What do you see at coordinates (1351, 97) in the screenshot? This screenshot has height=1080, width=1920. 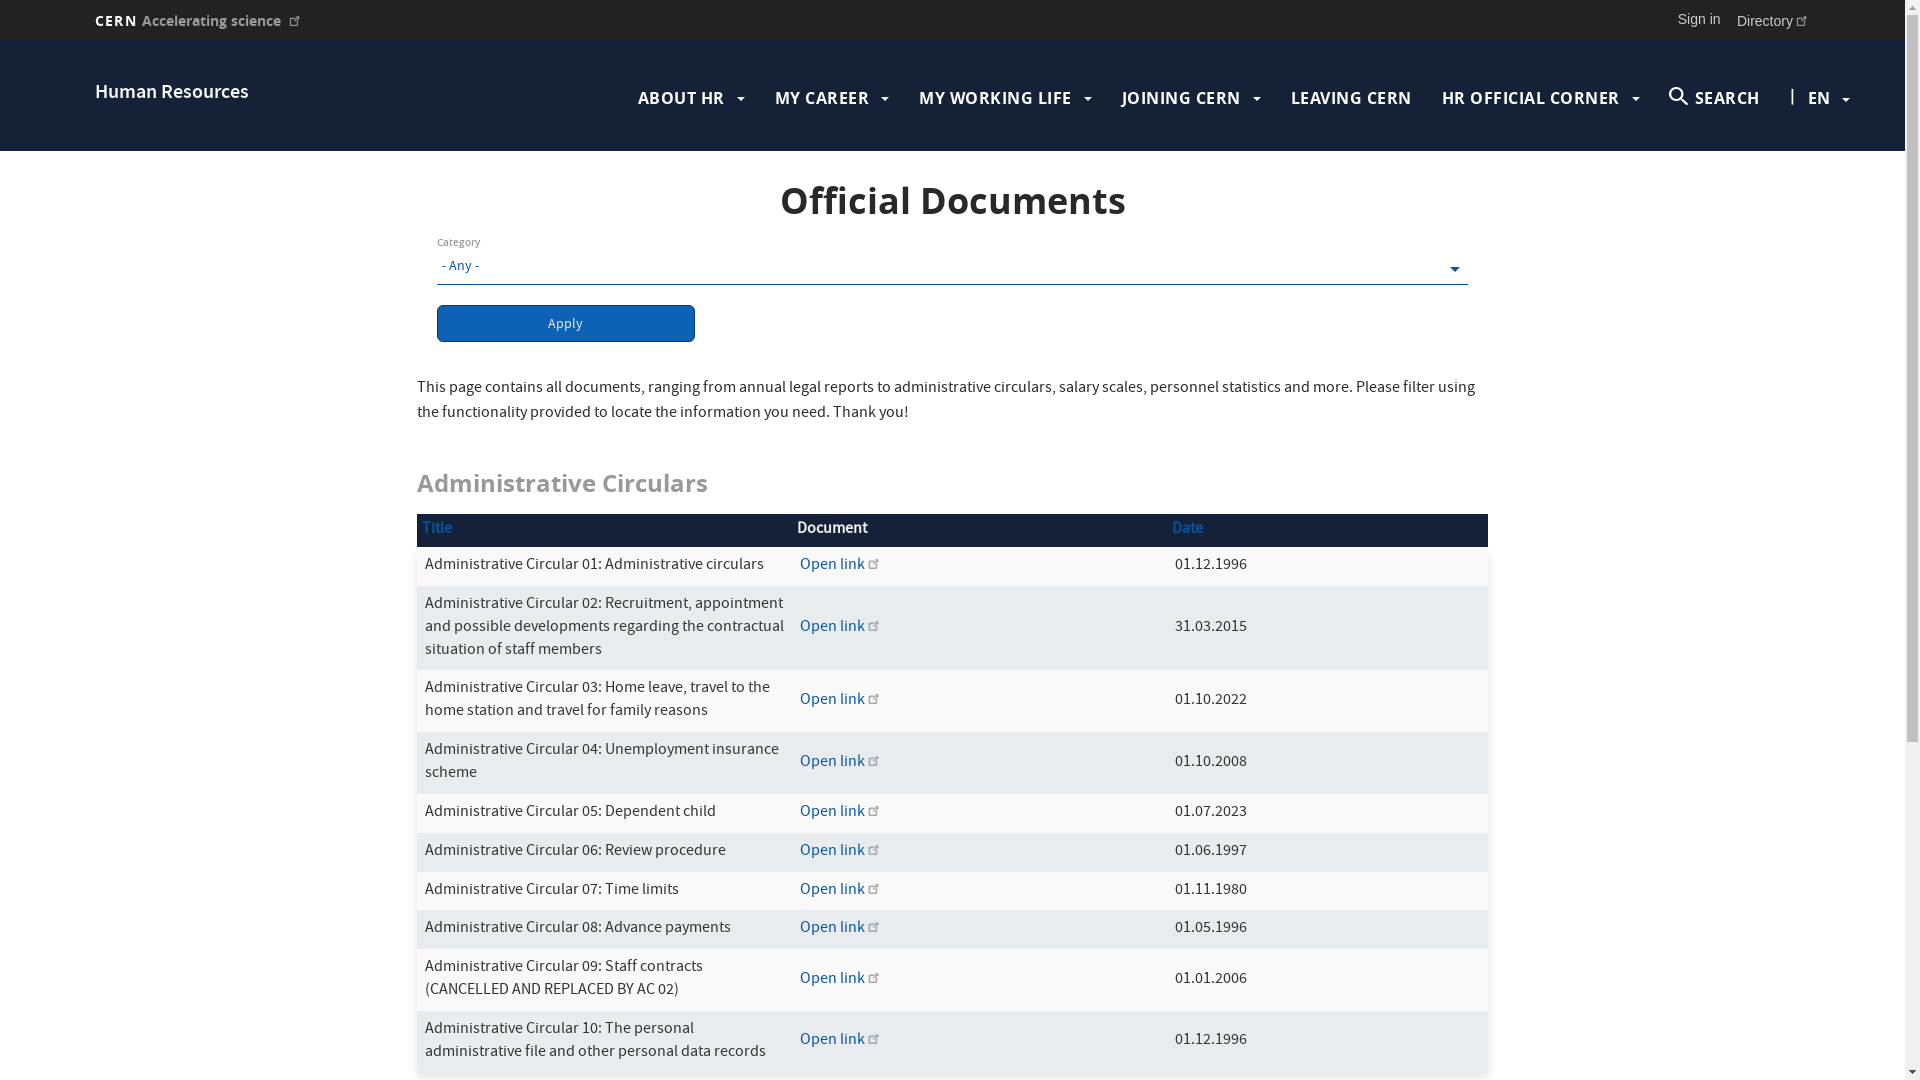 I see `'LEAVING CERN'` at bounding box center [1351, 97].